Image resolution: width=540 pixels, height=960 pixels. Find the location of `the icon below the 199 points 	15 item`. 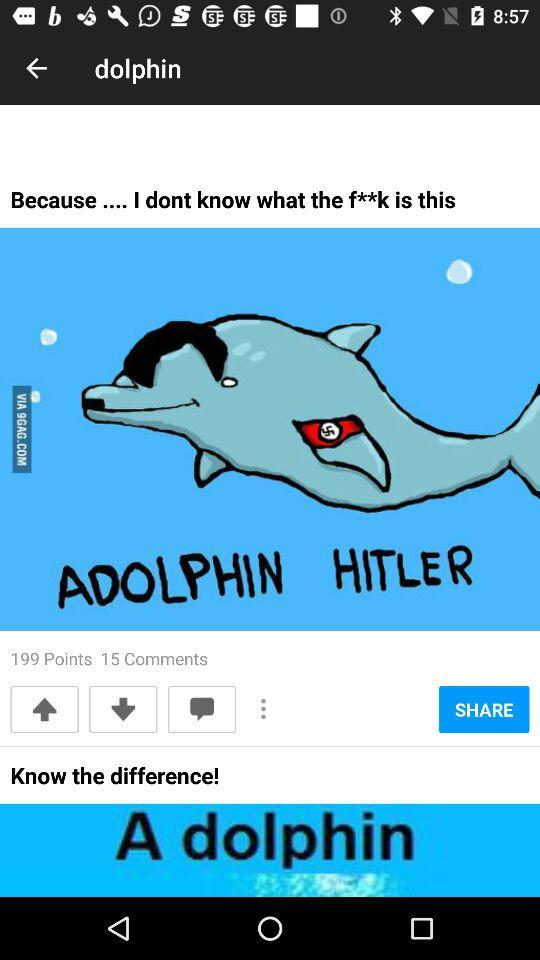

the icon below the 199 points 	15 item is located at coordinates (44, 709).